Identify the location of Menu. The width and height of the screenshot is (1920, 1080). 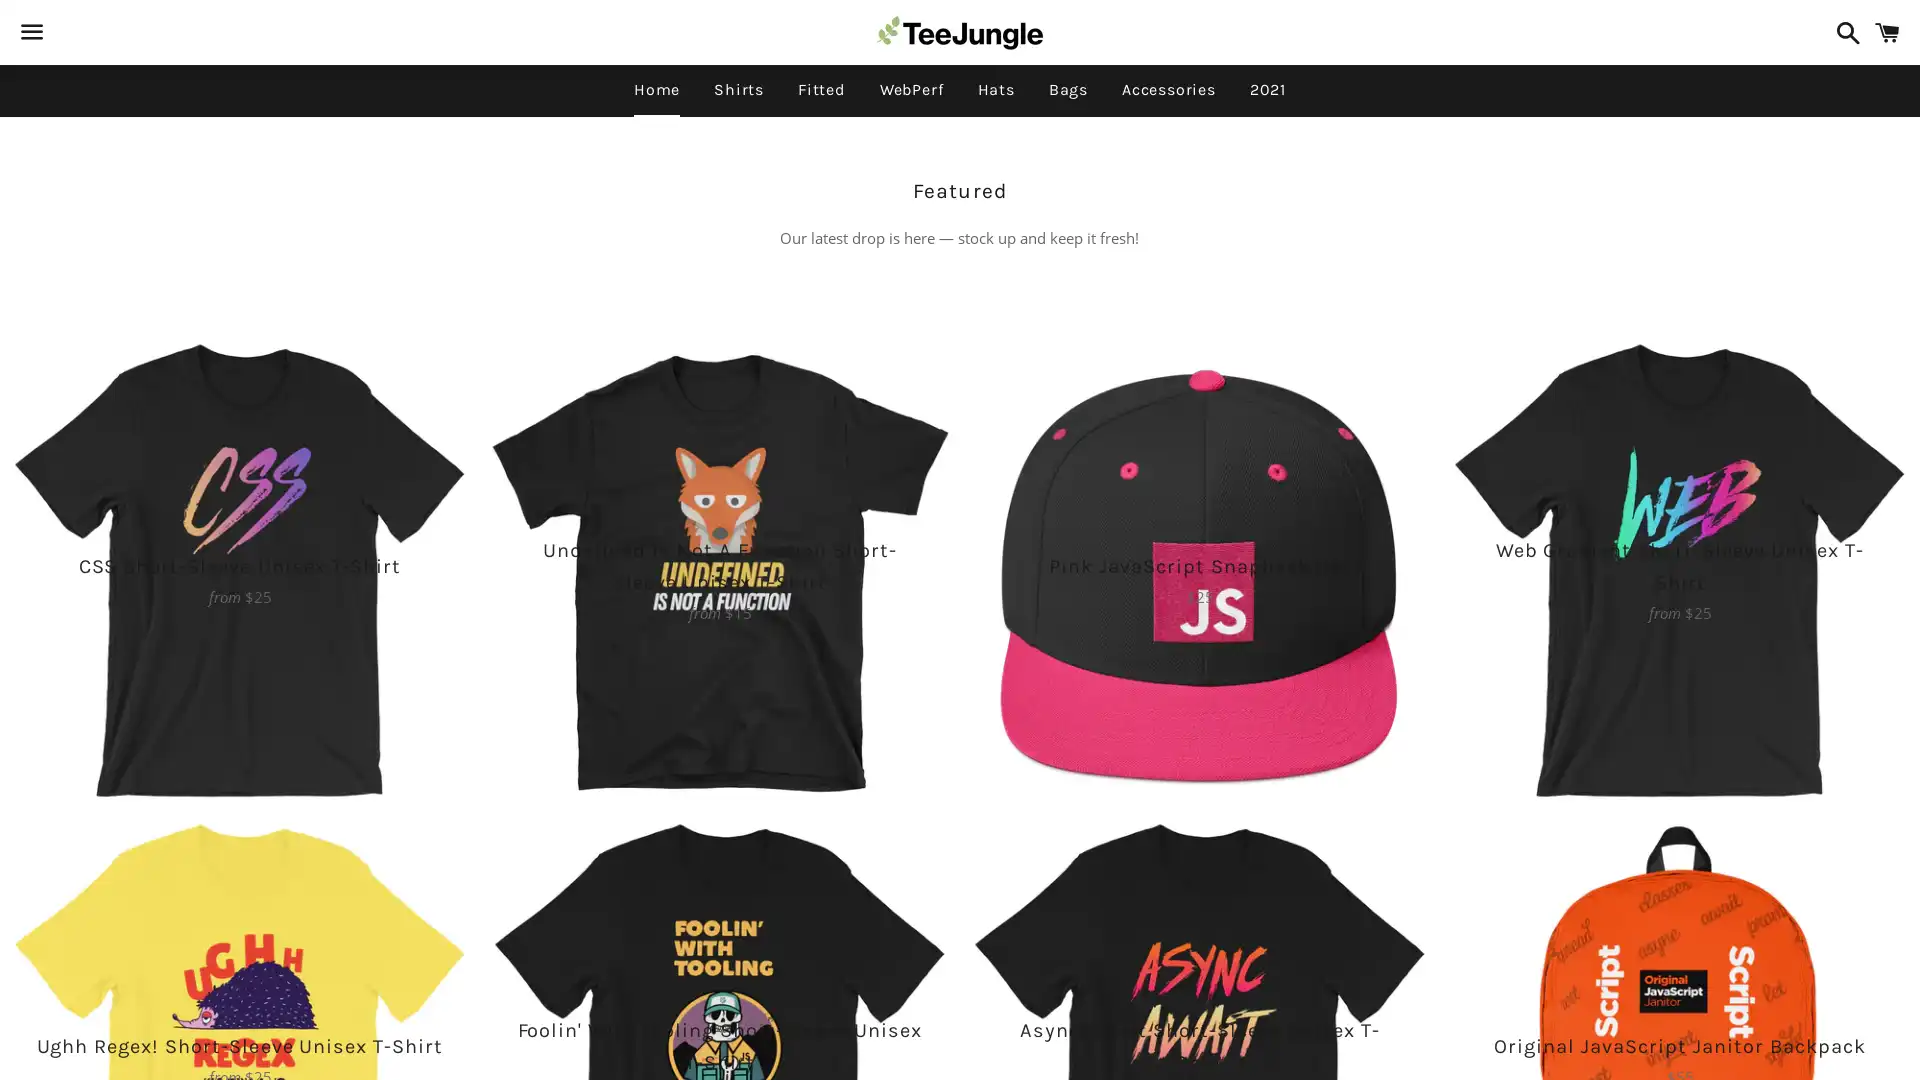
(32, 31).